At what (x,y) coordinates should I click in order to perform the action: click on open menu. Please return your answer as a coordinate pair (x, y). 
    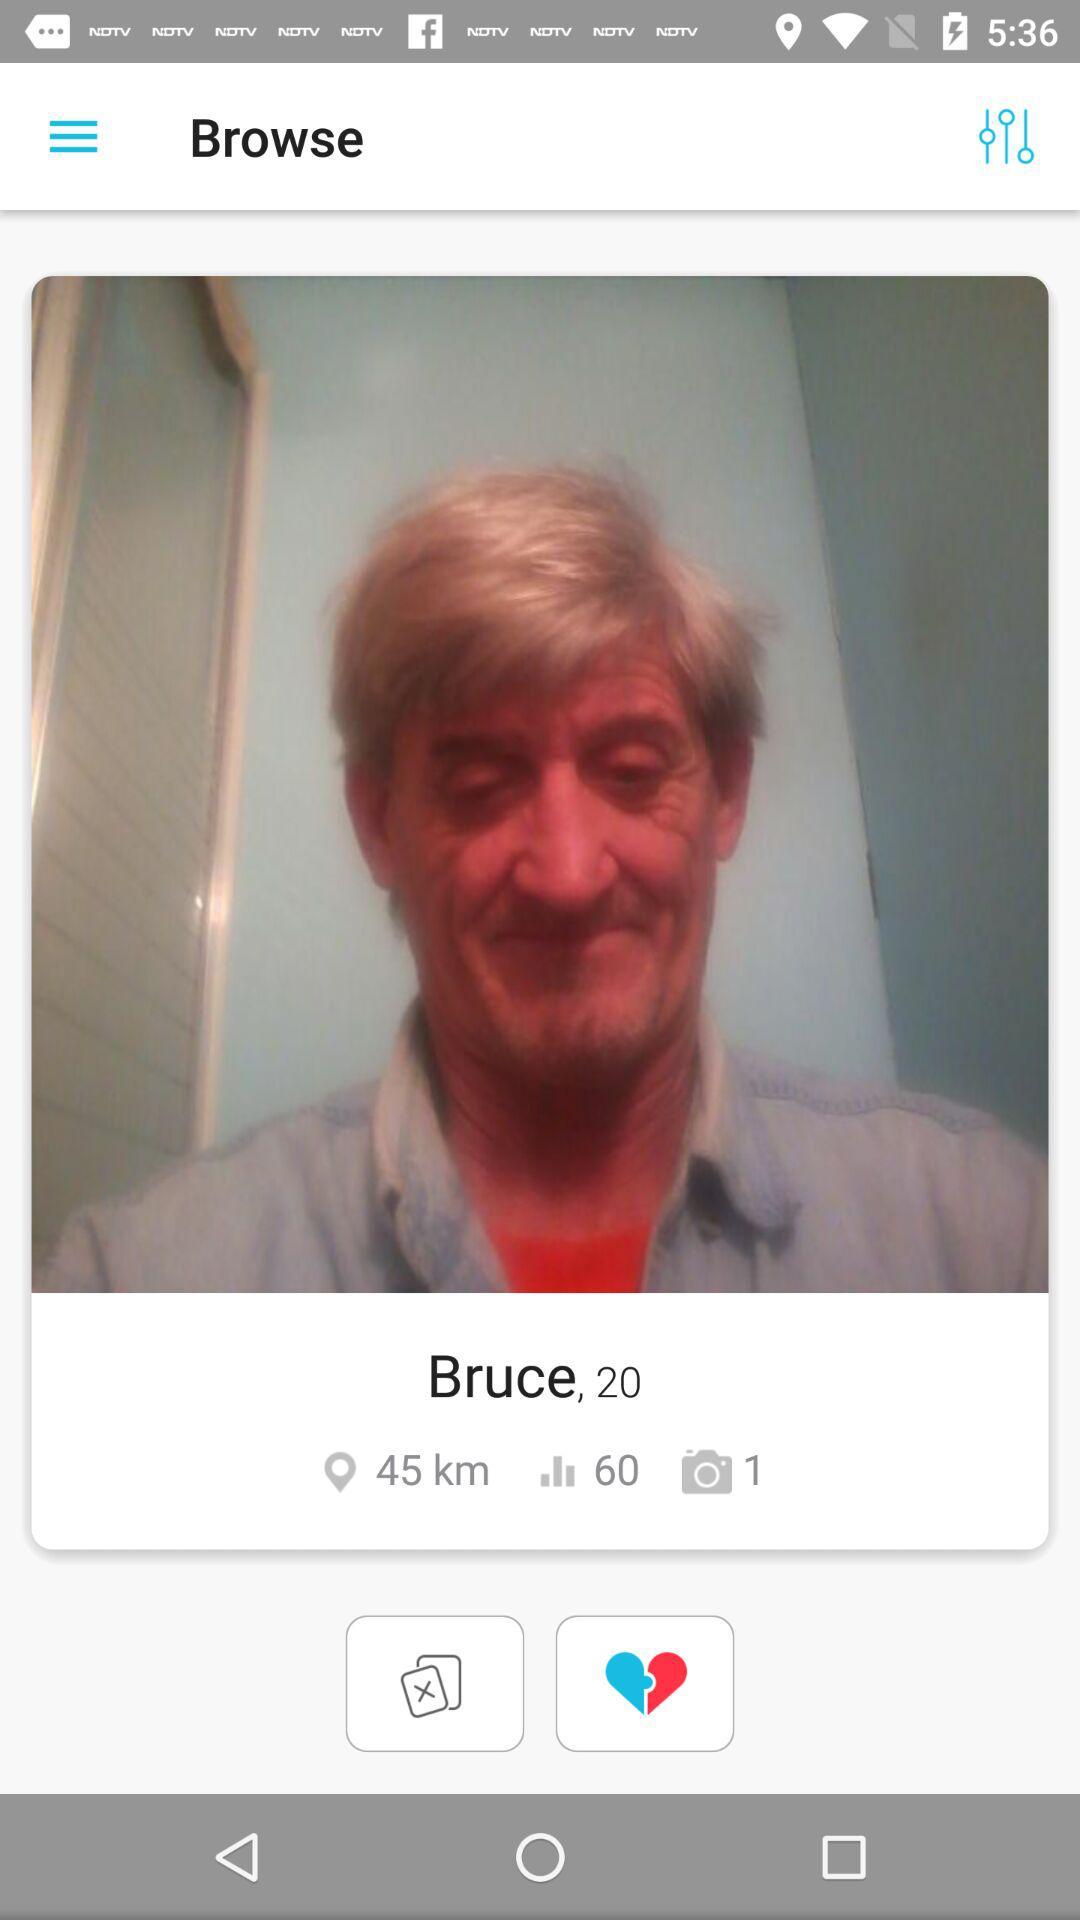
    Looking at the image, I should click on (72, 135).